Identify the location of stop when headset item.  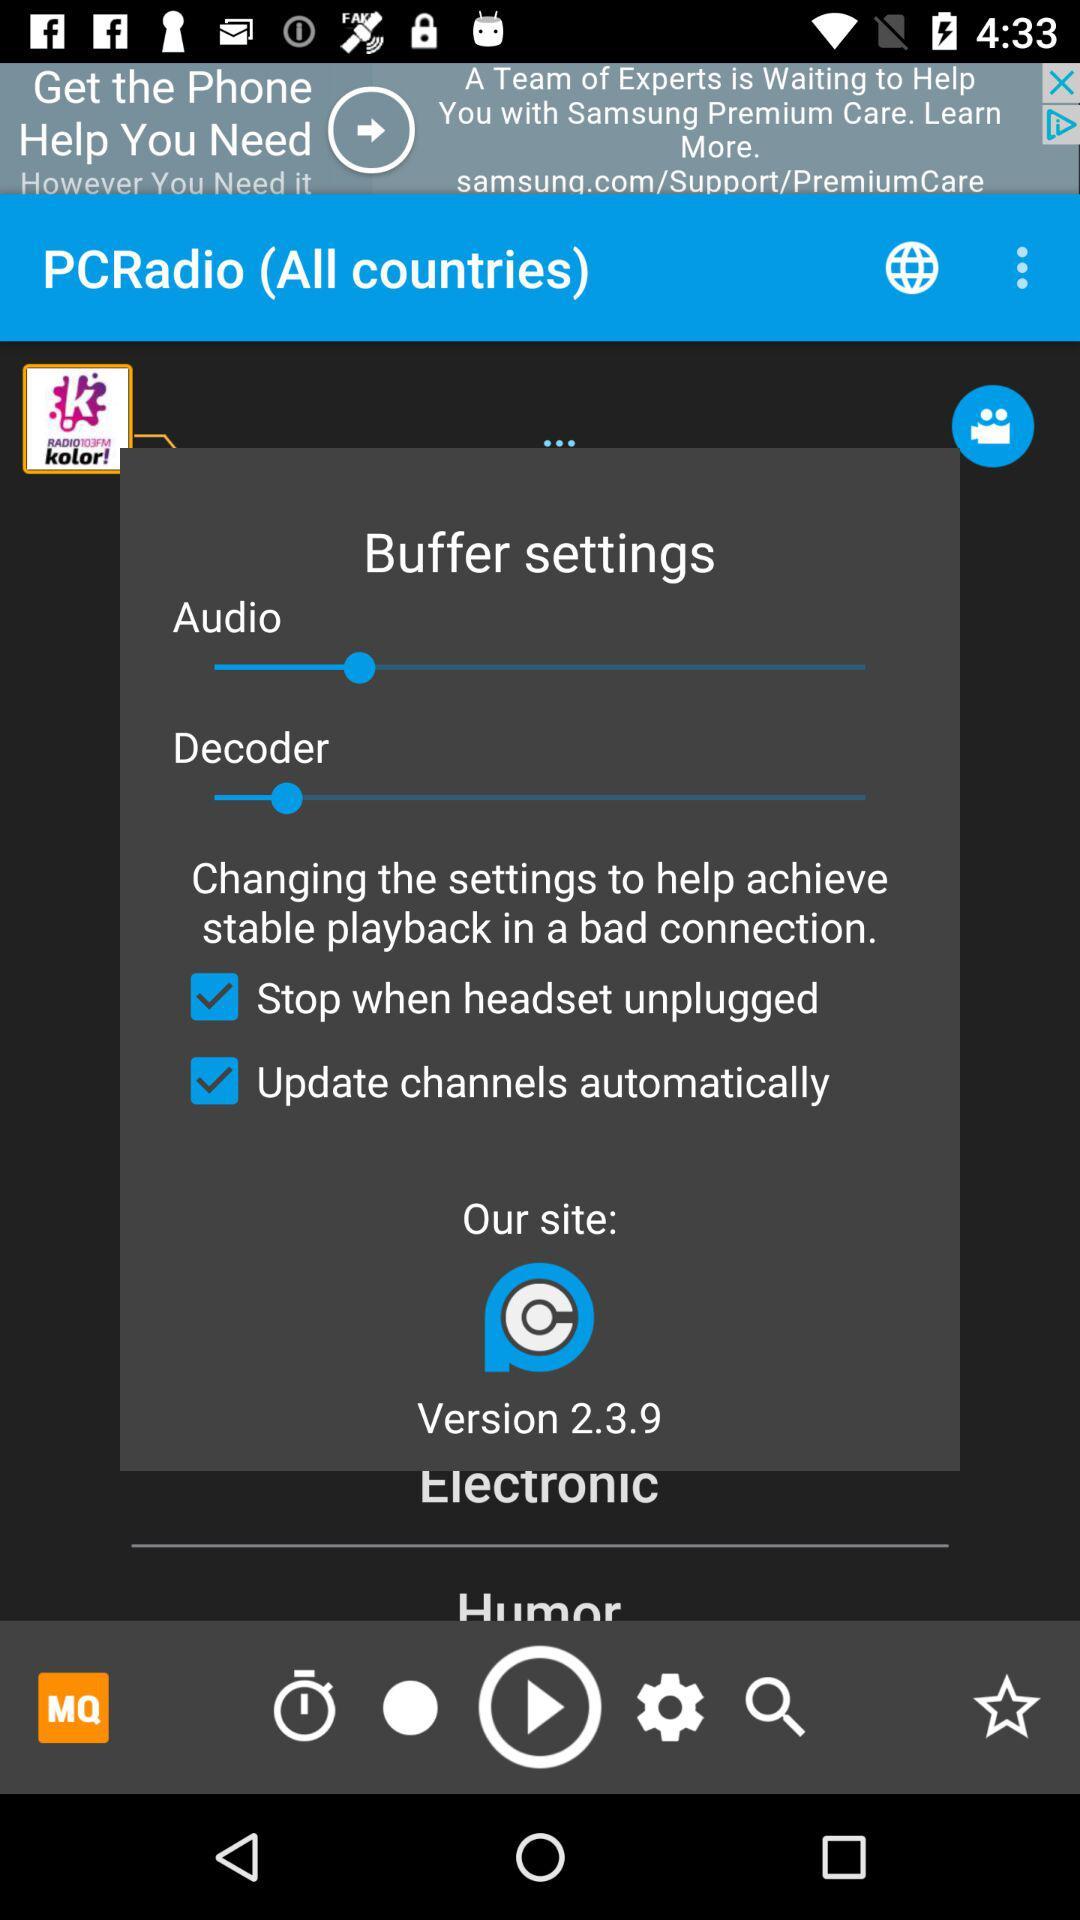
(495, 996).